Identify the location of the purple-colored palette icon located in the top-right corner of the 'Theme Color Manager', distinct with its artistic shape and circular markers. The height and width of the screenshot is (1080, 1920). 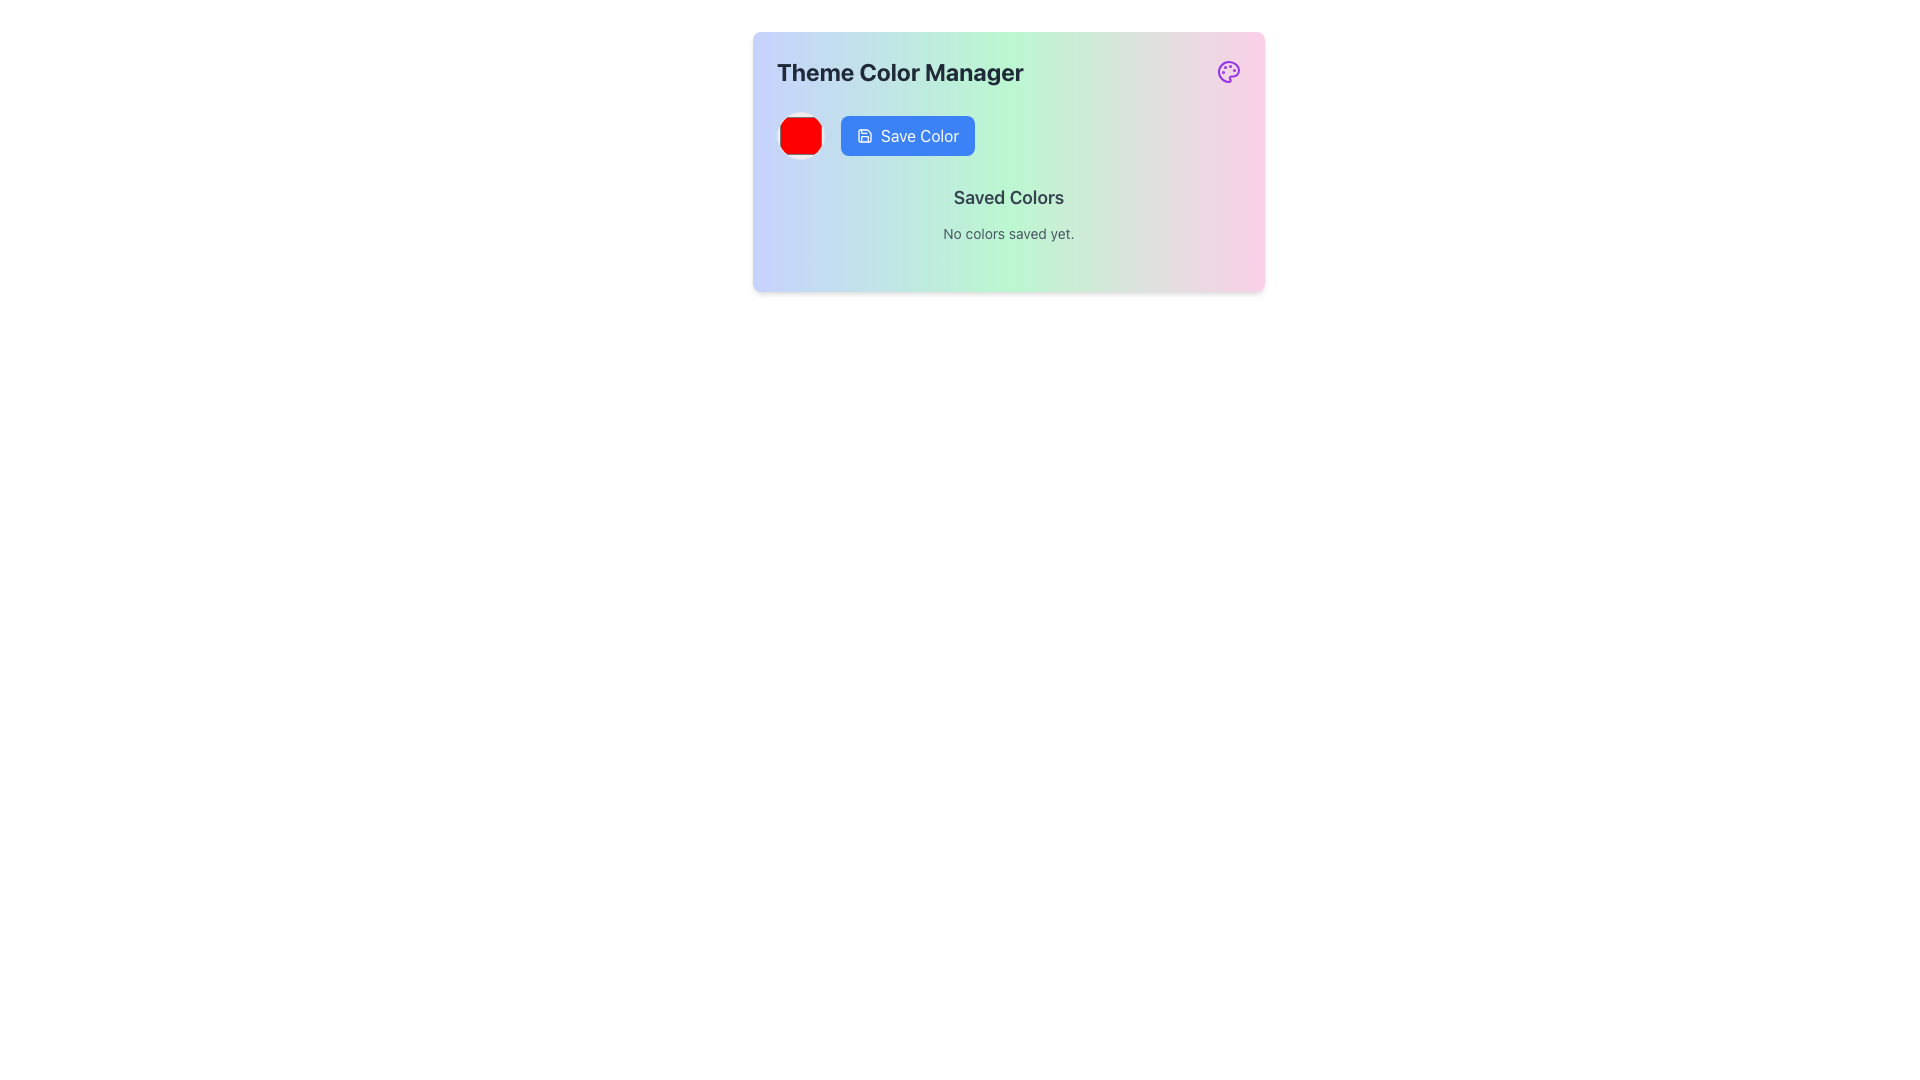
(1227, 71).